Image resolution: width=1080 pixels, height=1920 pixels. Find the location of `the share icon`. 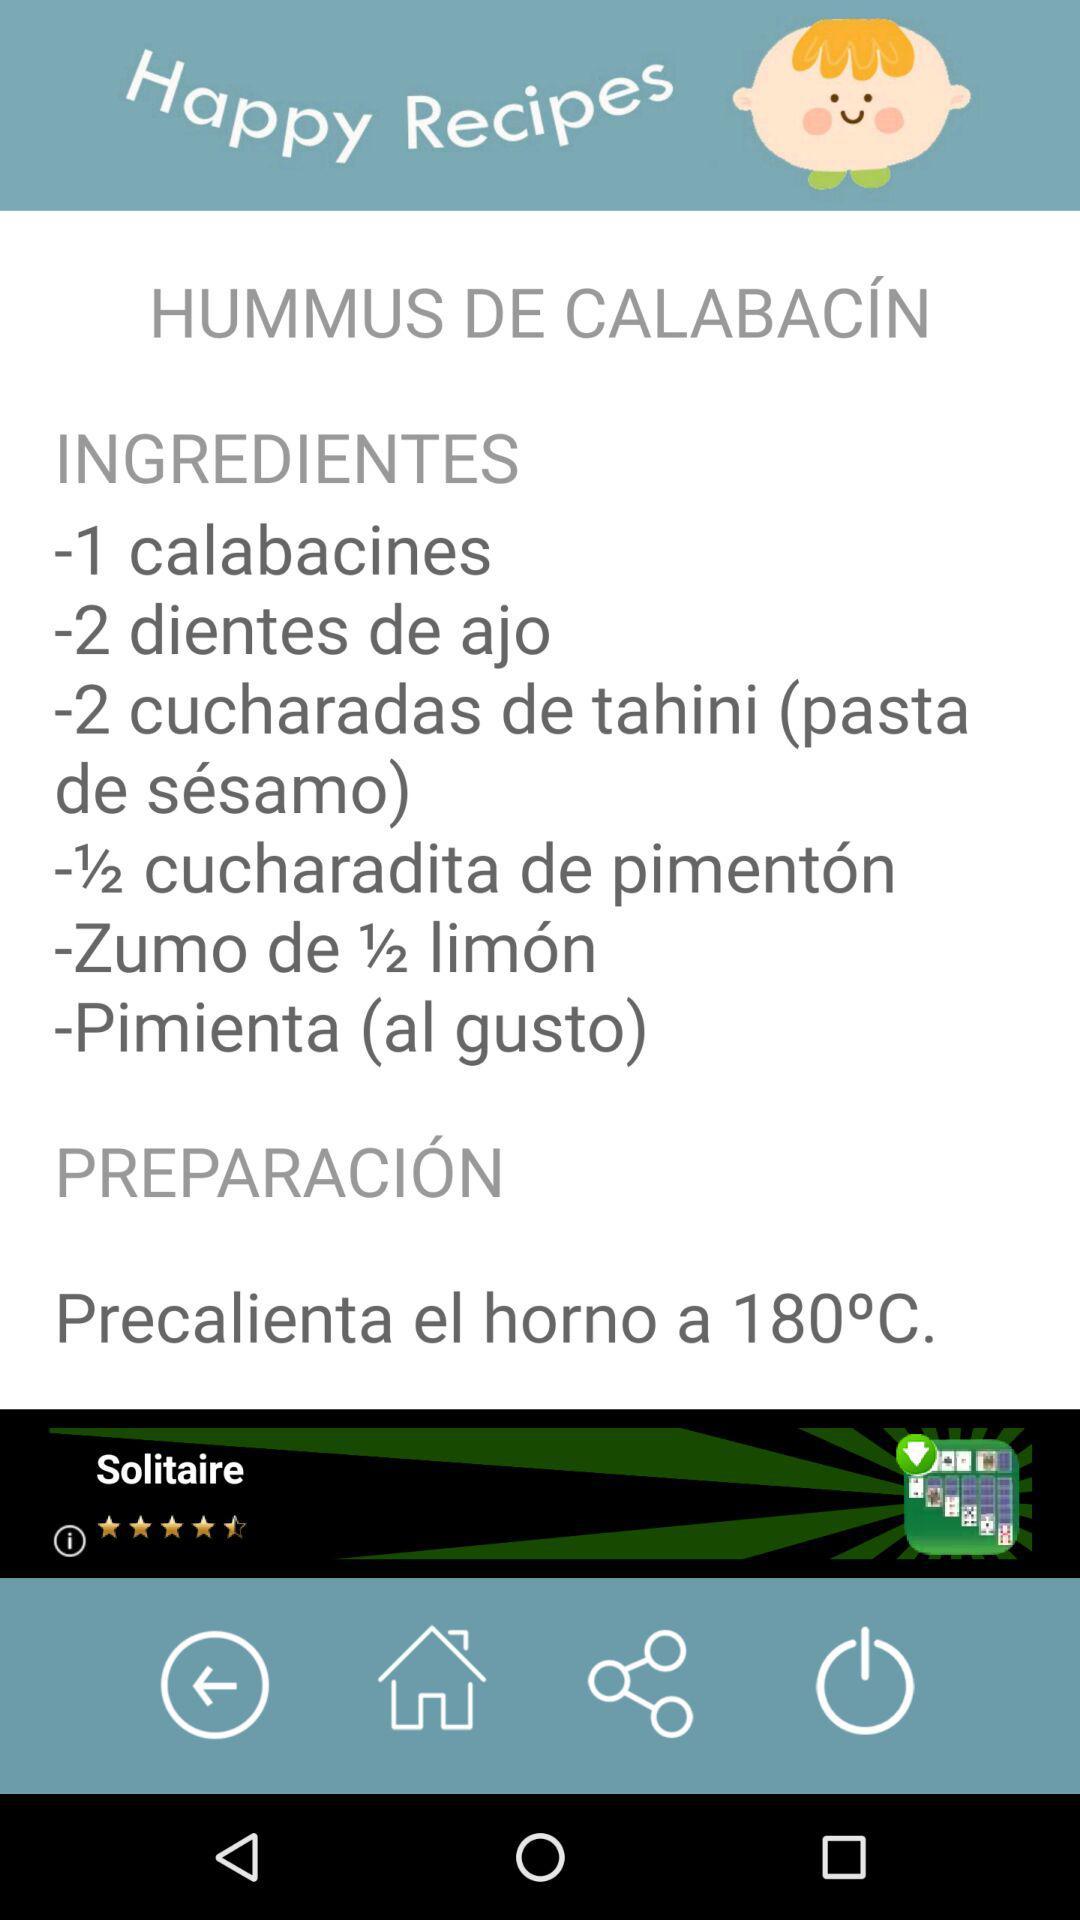

the share icon is located at coordinates (648, 1804).